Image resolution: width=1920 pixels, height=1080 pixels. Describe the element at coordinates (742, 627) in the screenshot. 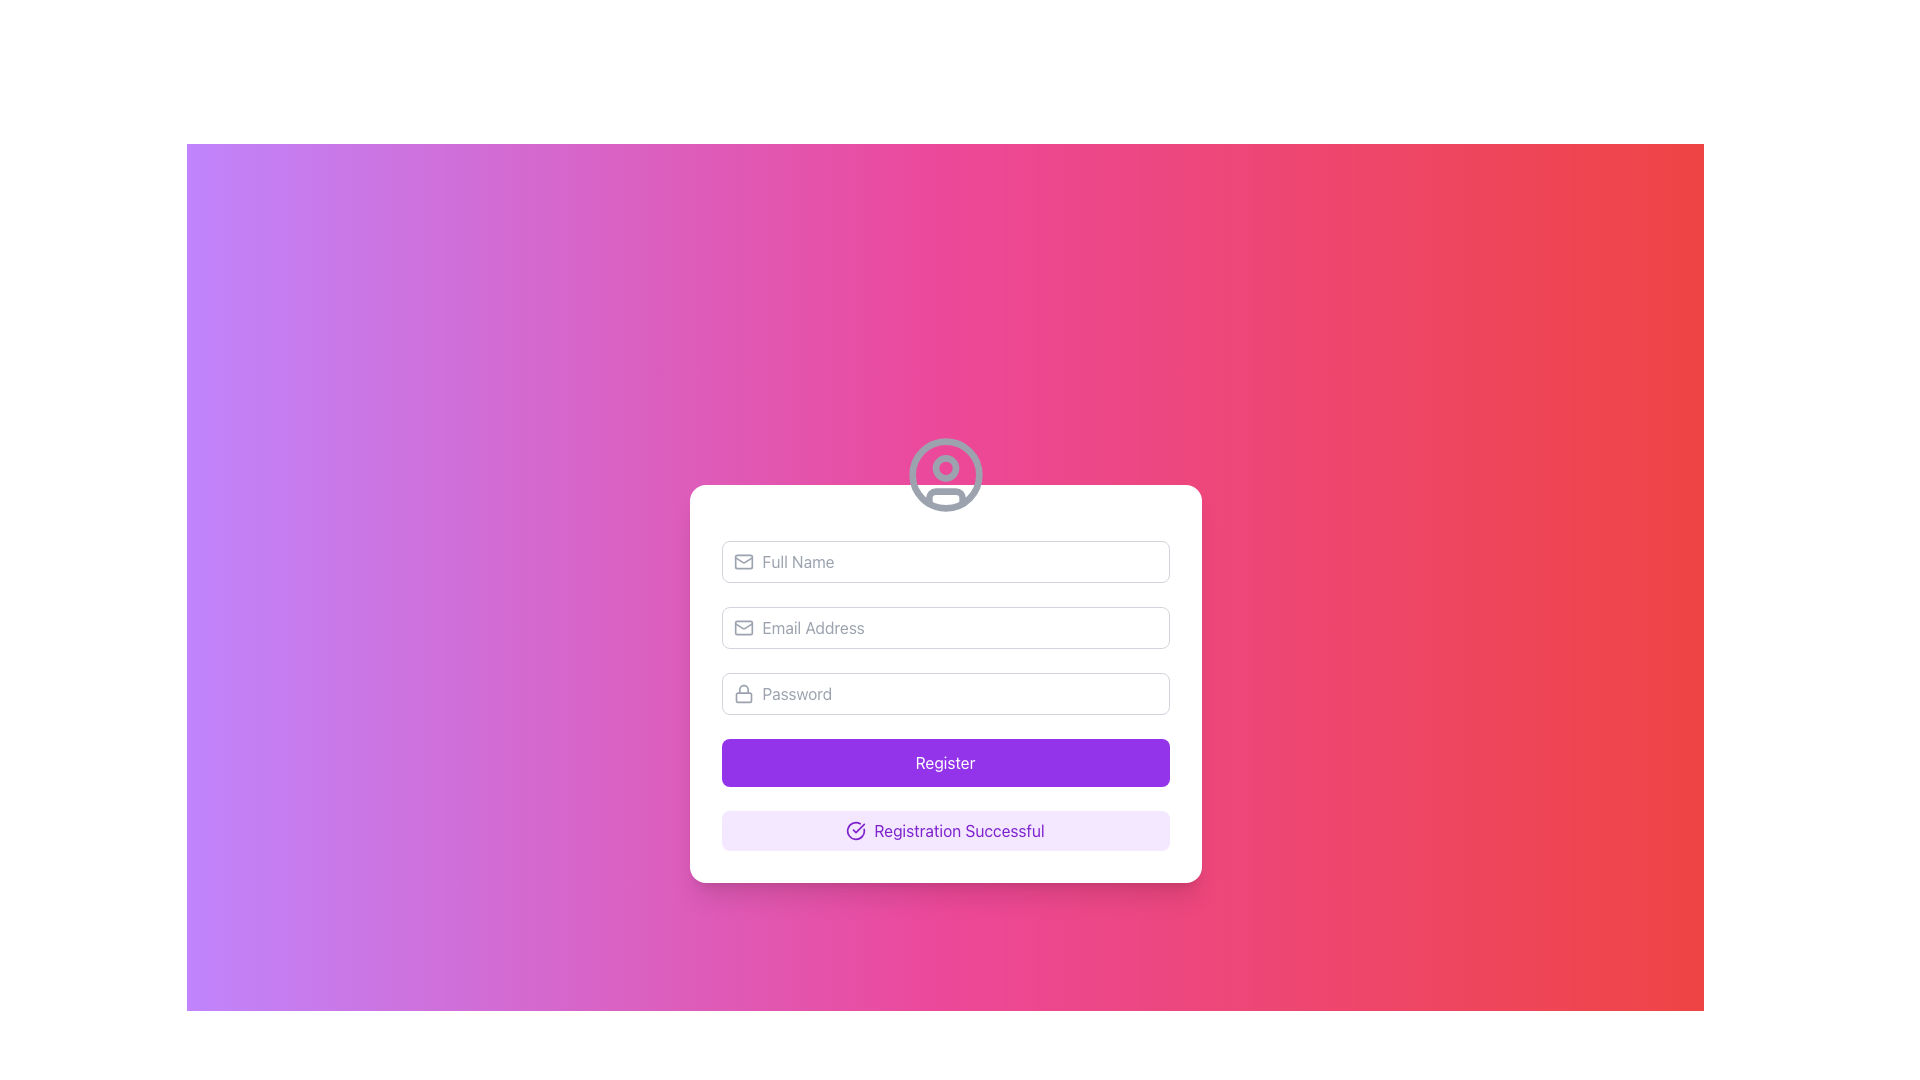

I see `the mail icon located within the input field labeled 'Email Address', which is positioned on the far left side of the field` at that location.